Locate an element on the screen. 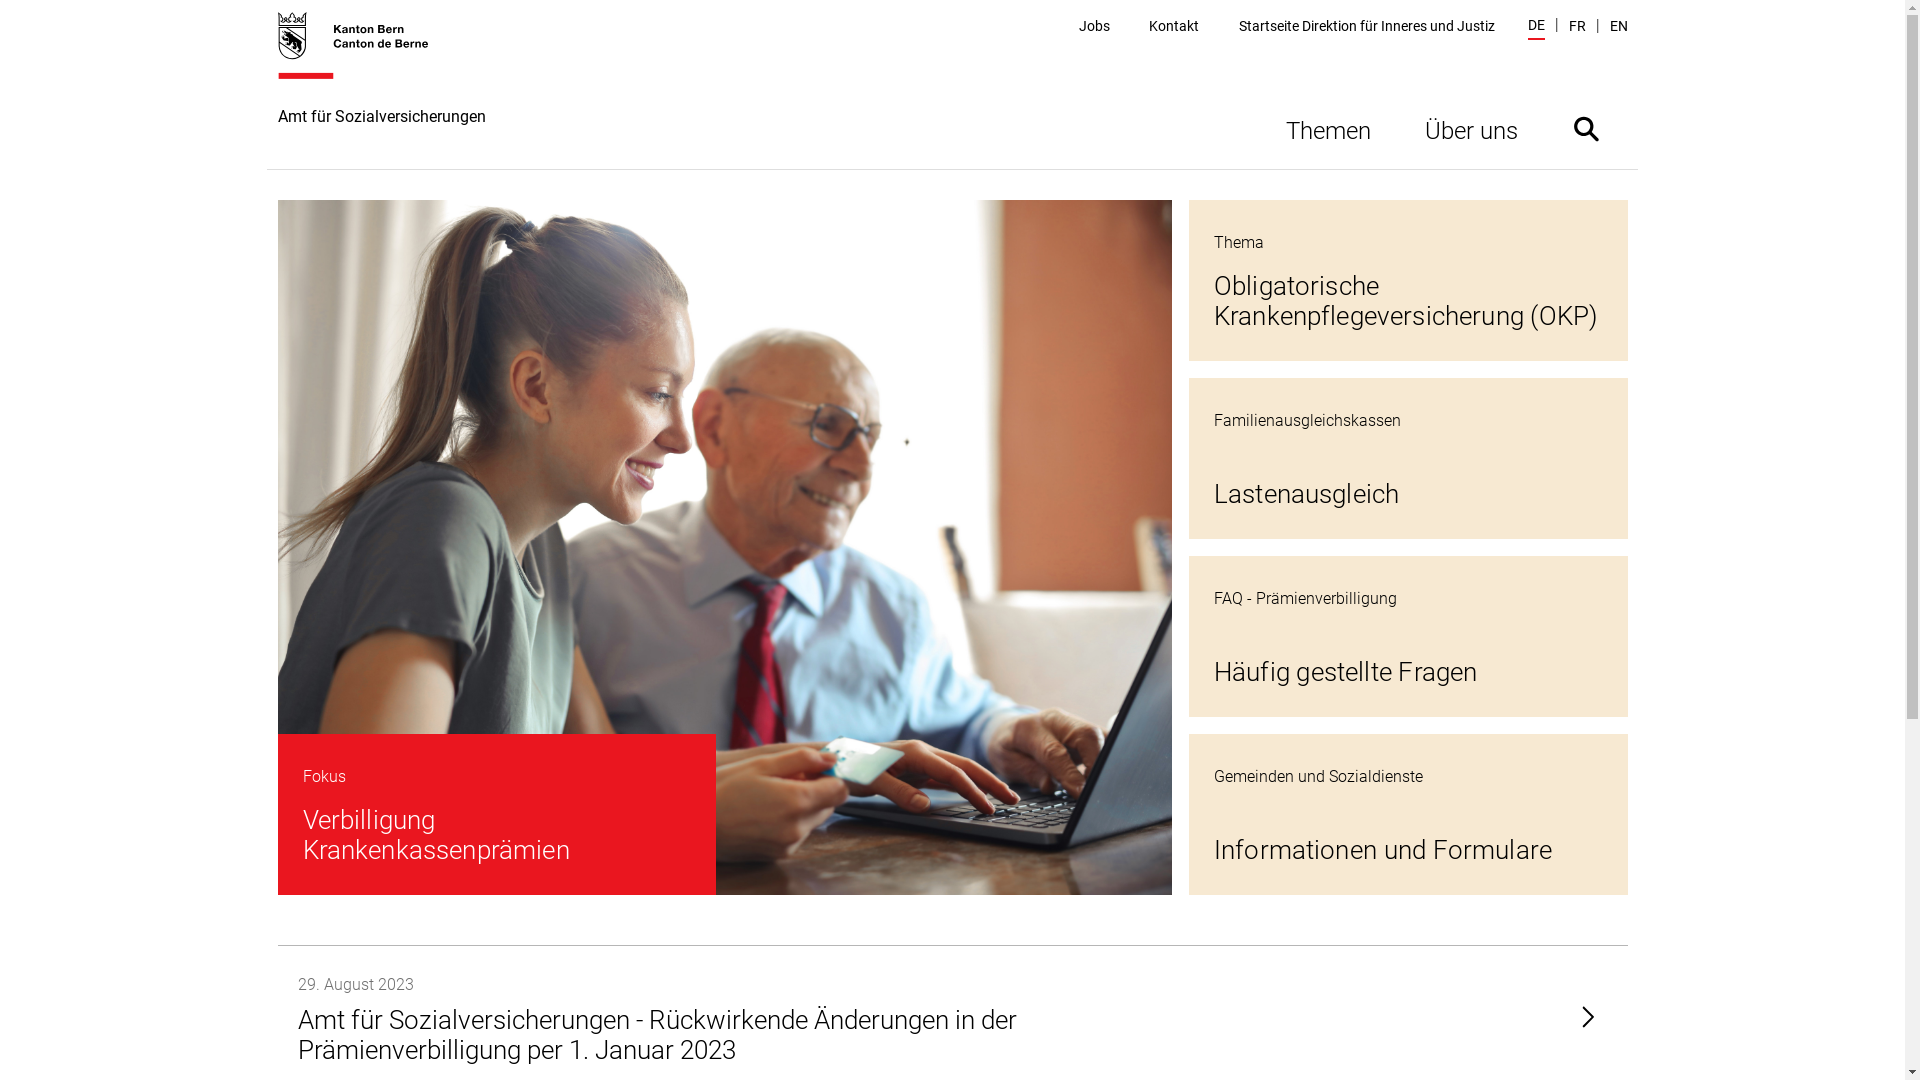 Image resolution: width=1920 pixels, height=1080 pixels. 'EN' is located at coordinates (1618, 26).